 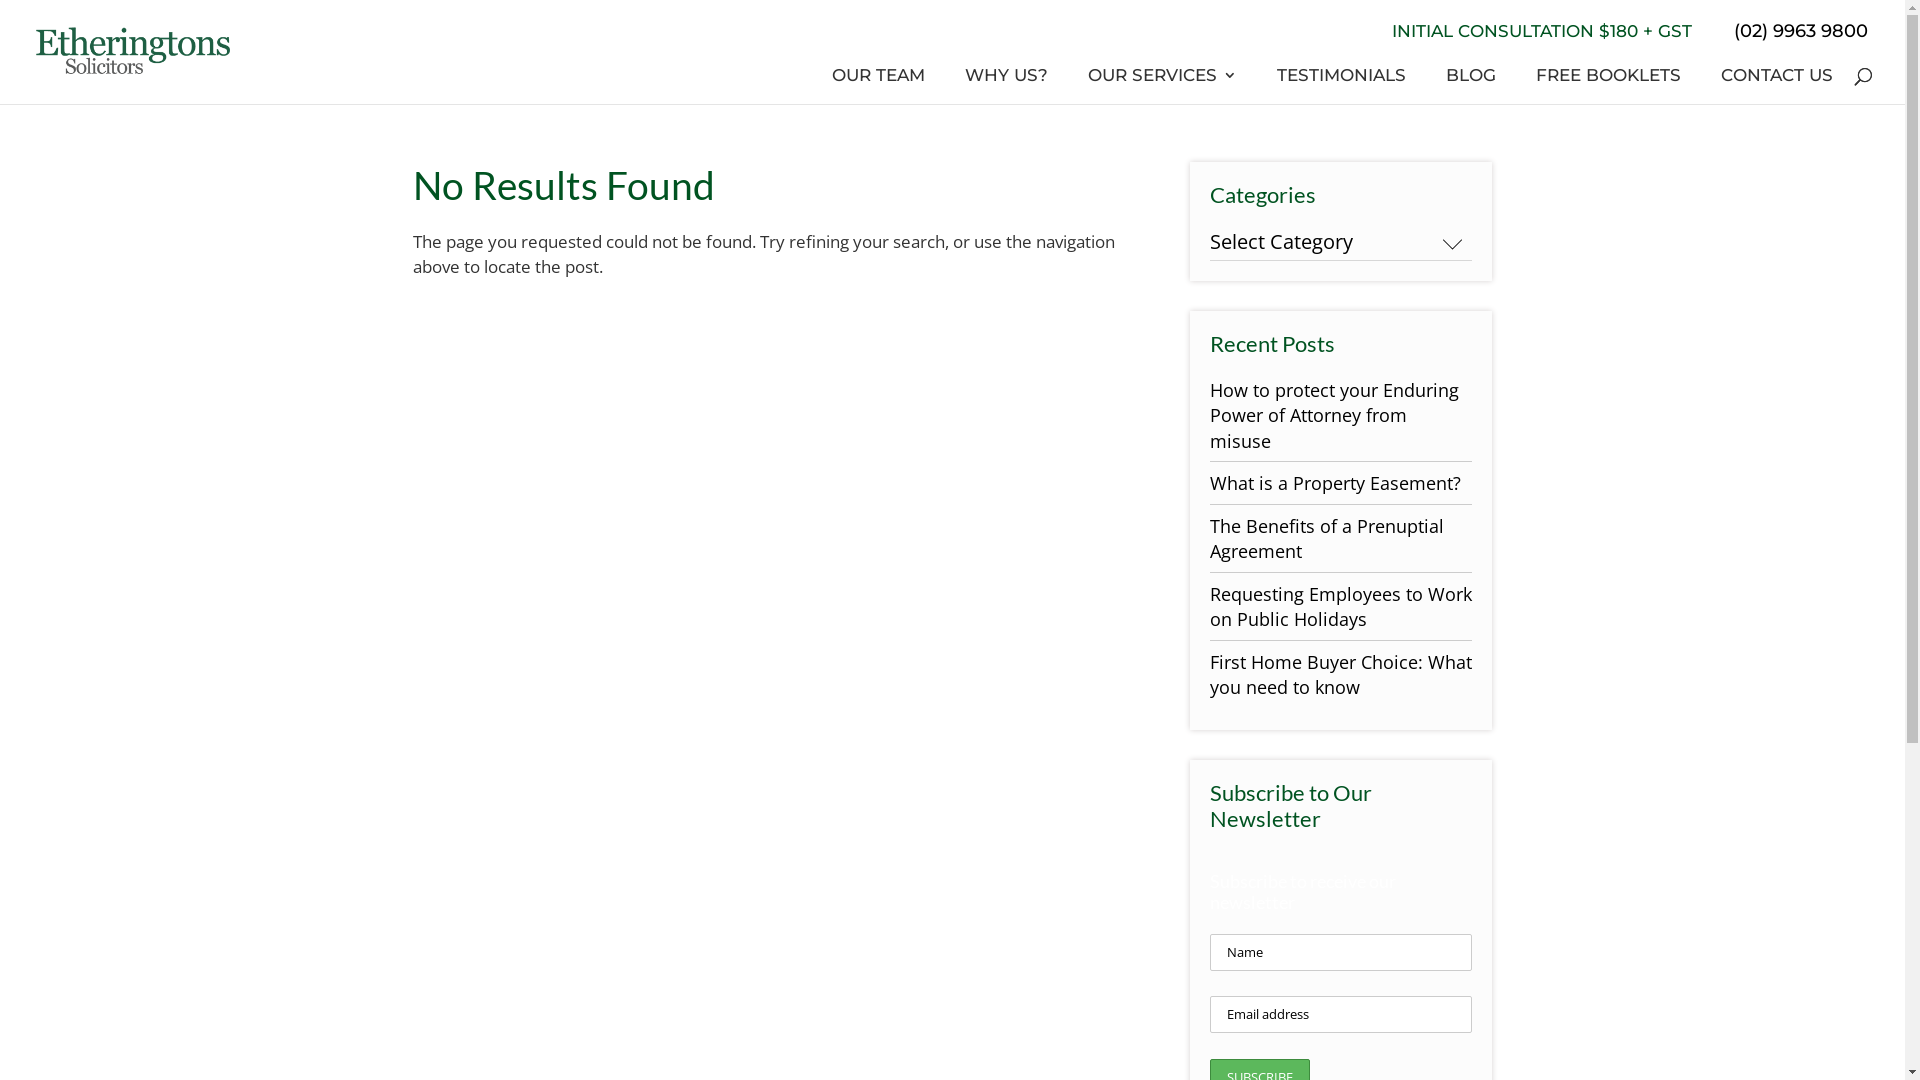 I want to click on 'BLOG', so click(x=1470, y=80).